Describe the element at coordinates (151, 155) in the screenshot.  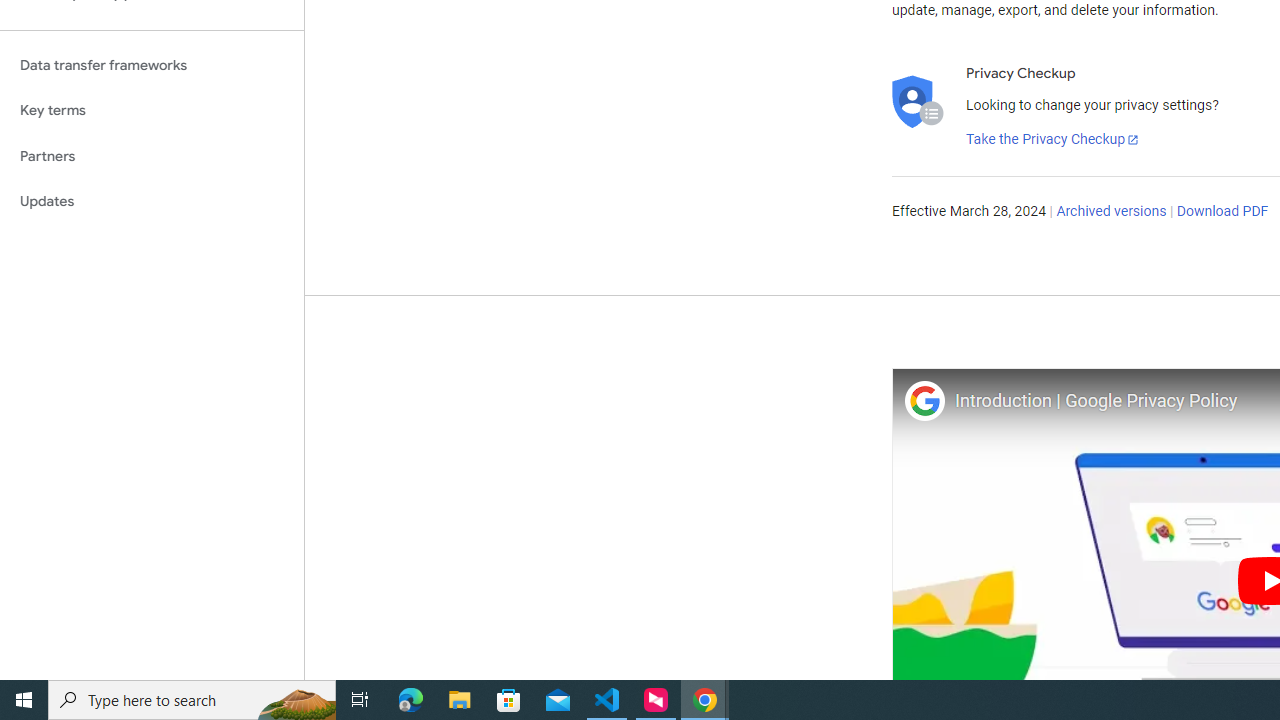
I see `'Partners'` at that location.